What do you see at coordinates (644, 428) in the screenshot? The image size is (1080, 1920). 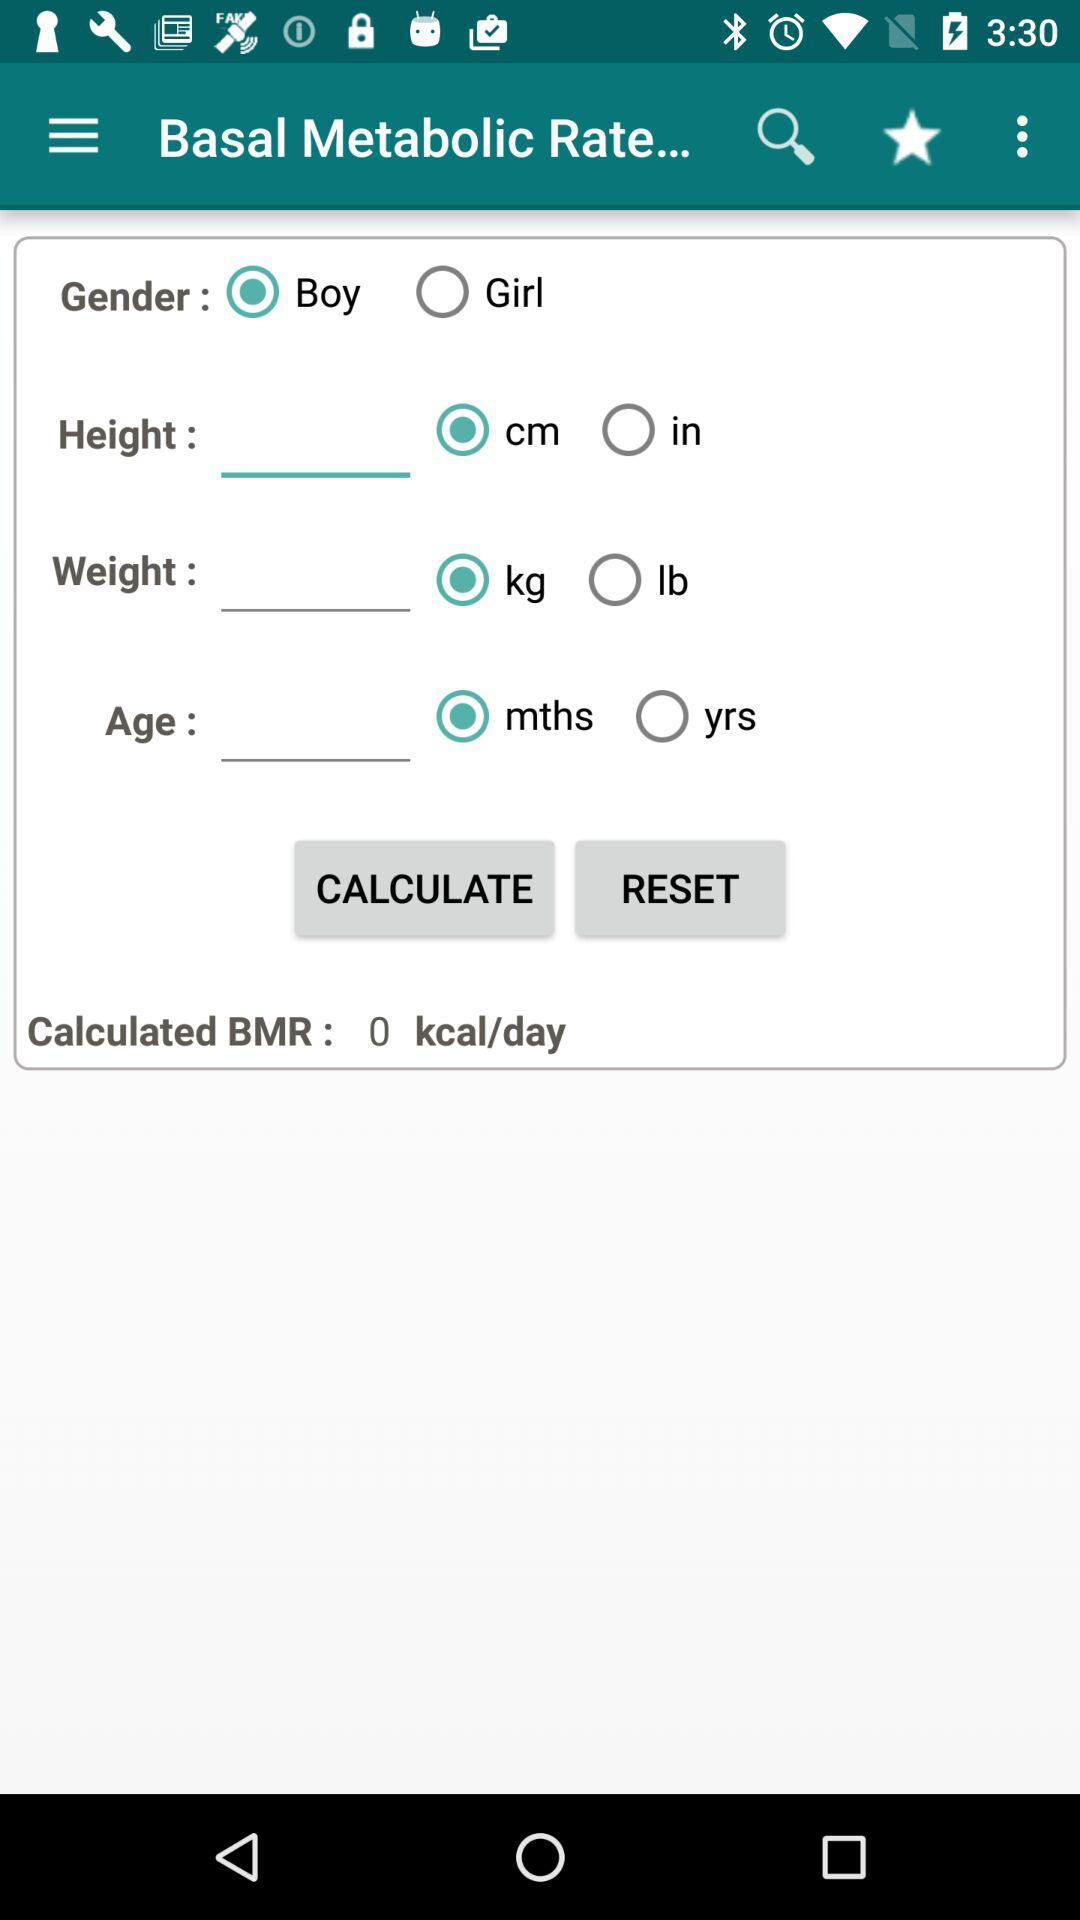 I see `in` at bounding box center [644, 428].